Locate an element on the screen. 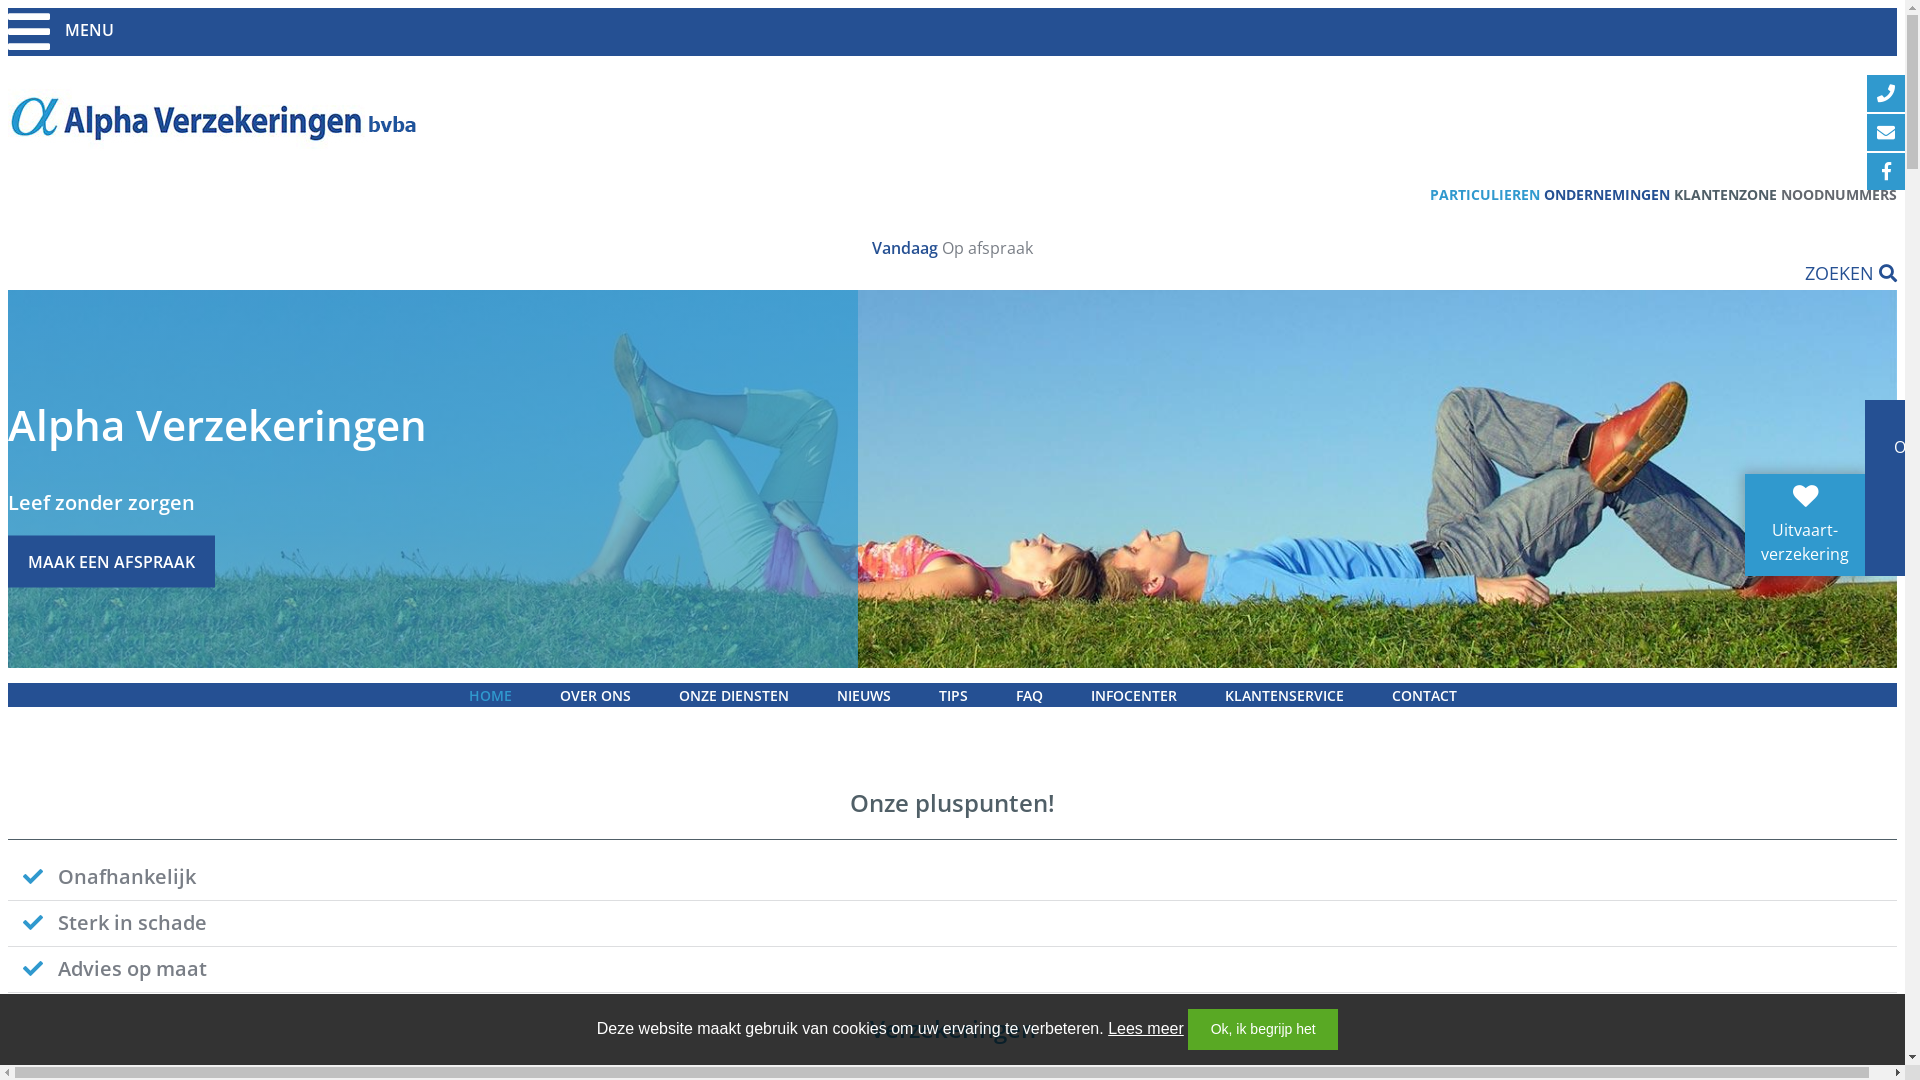 This screenshot has height=1080, width=1920. 'MAAK EEN AFSPRAAK' is located at coordinates (110, 560).